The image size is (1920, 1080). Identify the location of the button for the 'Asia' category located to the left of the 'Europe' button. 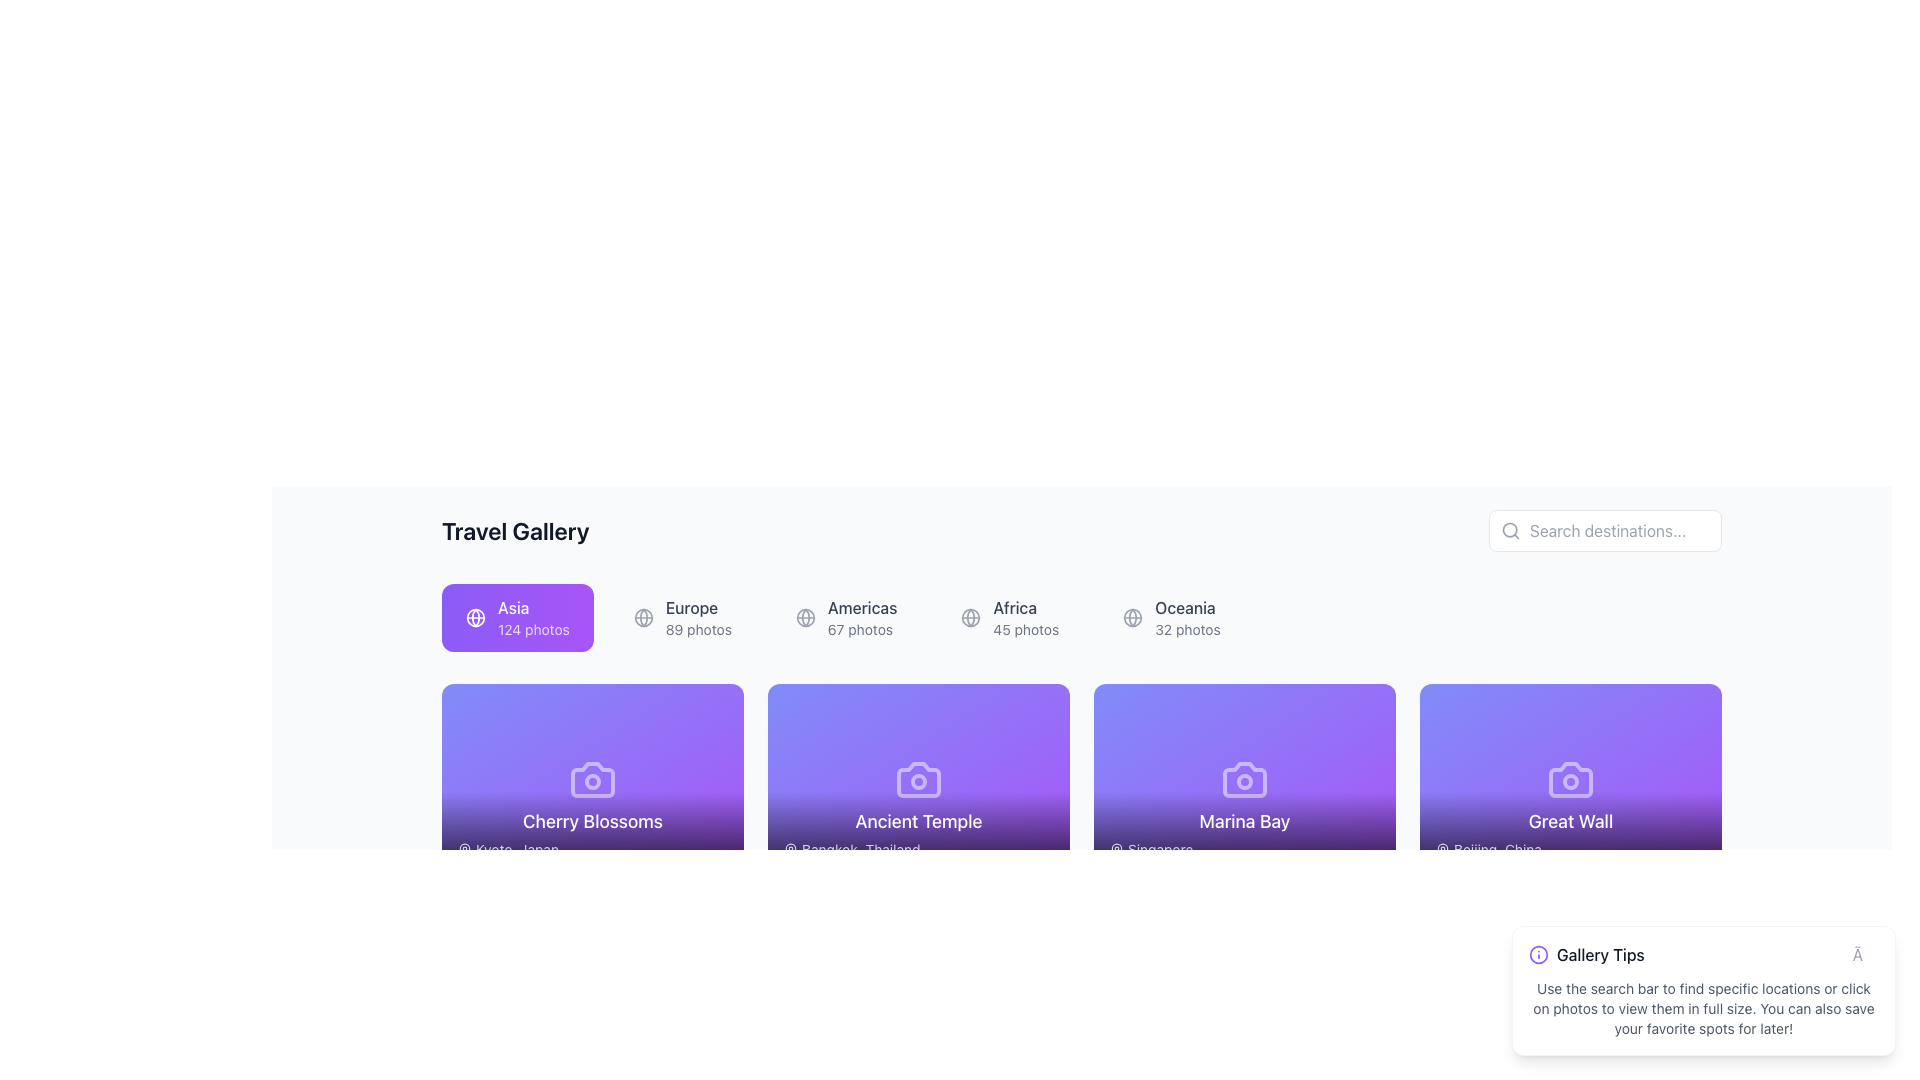
(517, 616).